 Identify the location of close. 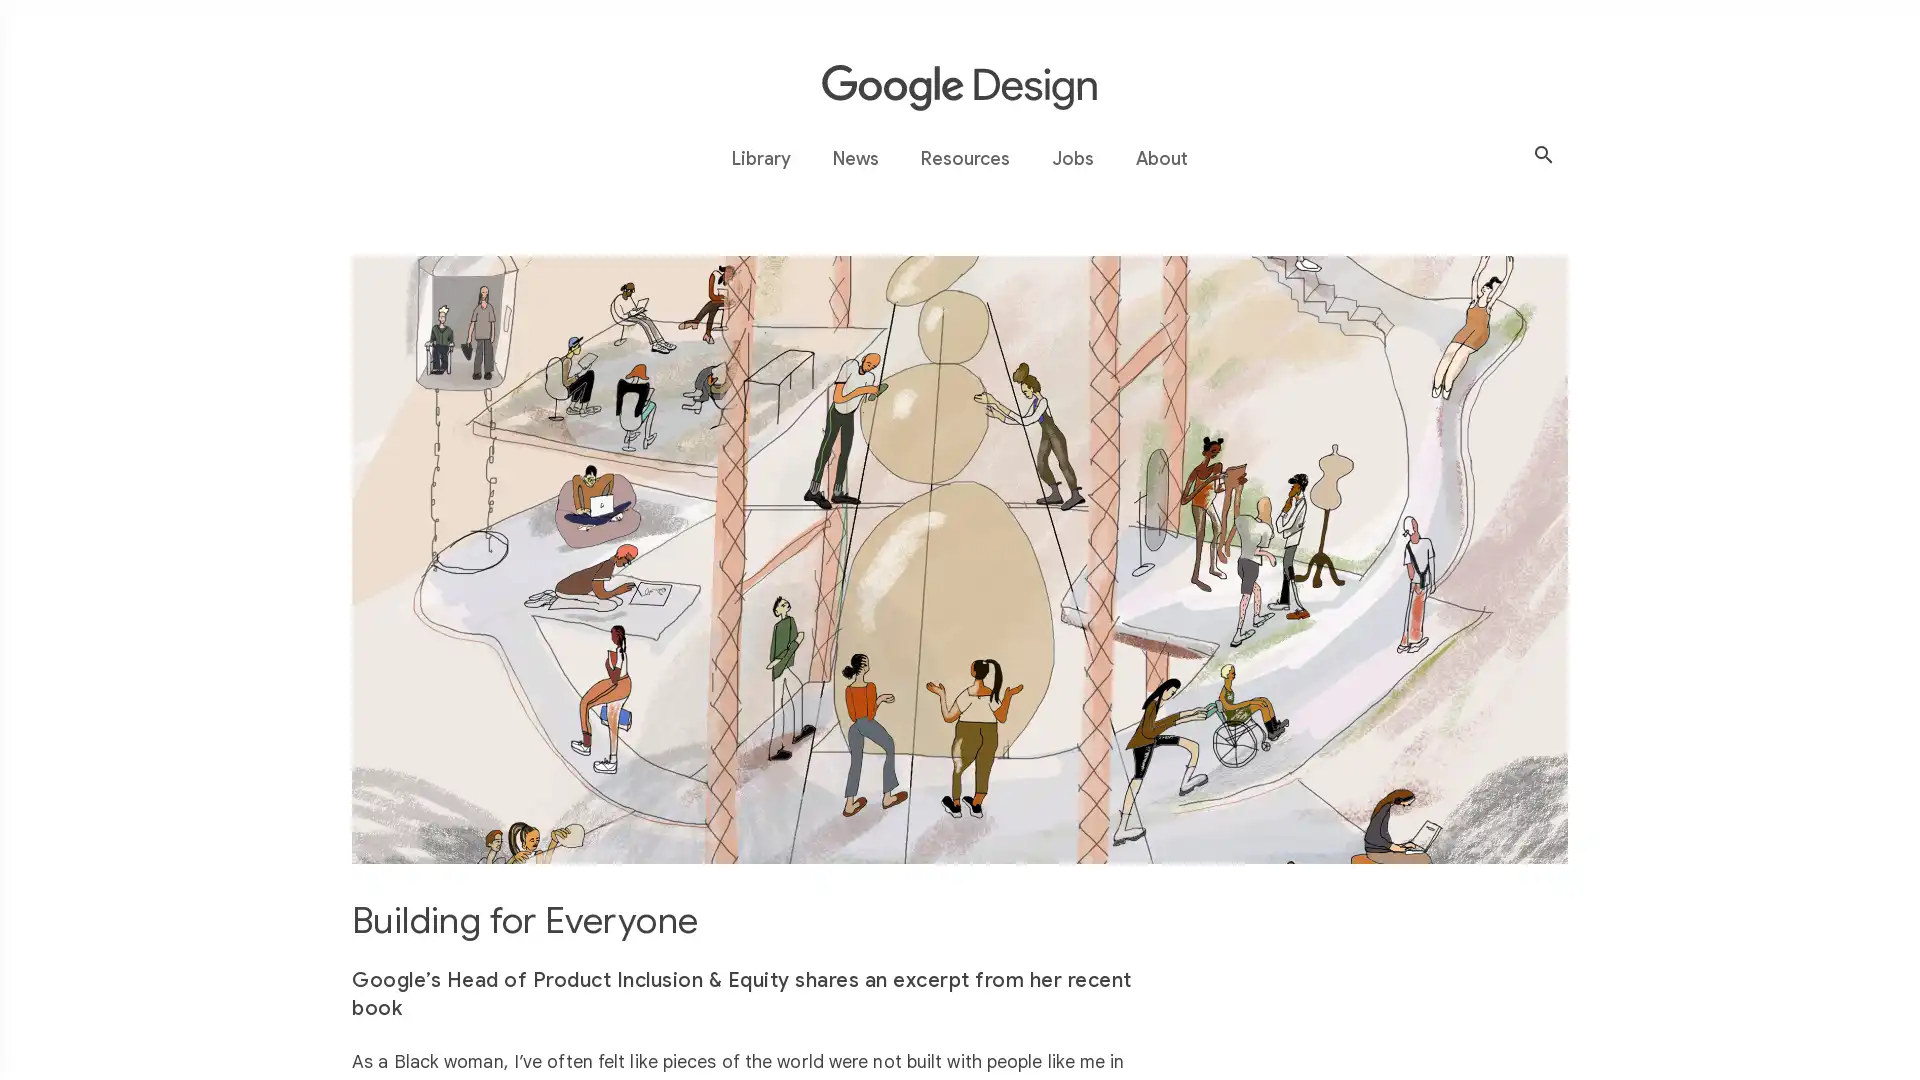
(1247, 158).